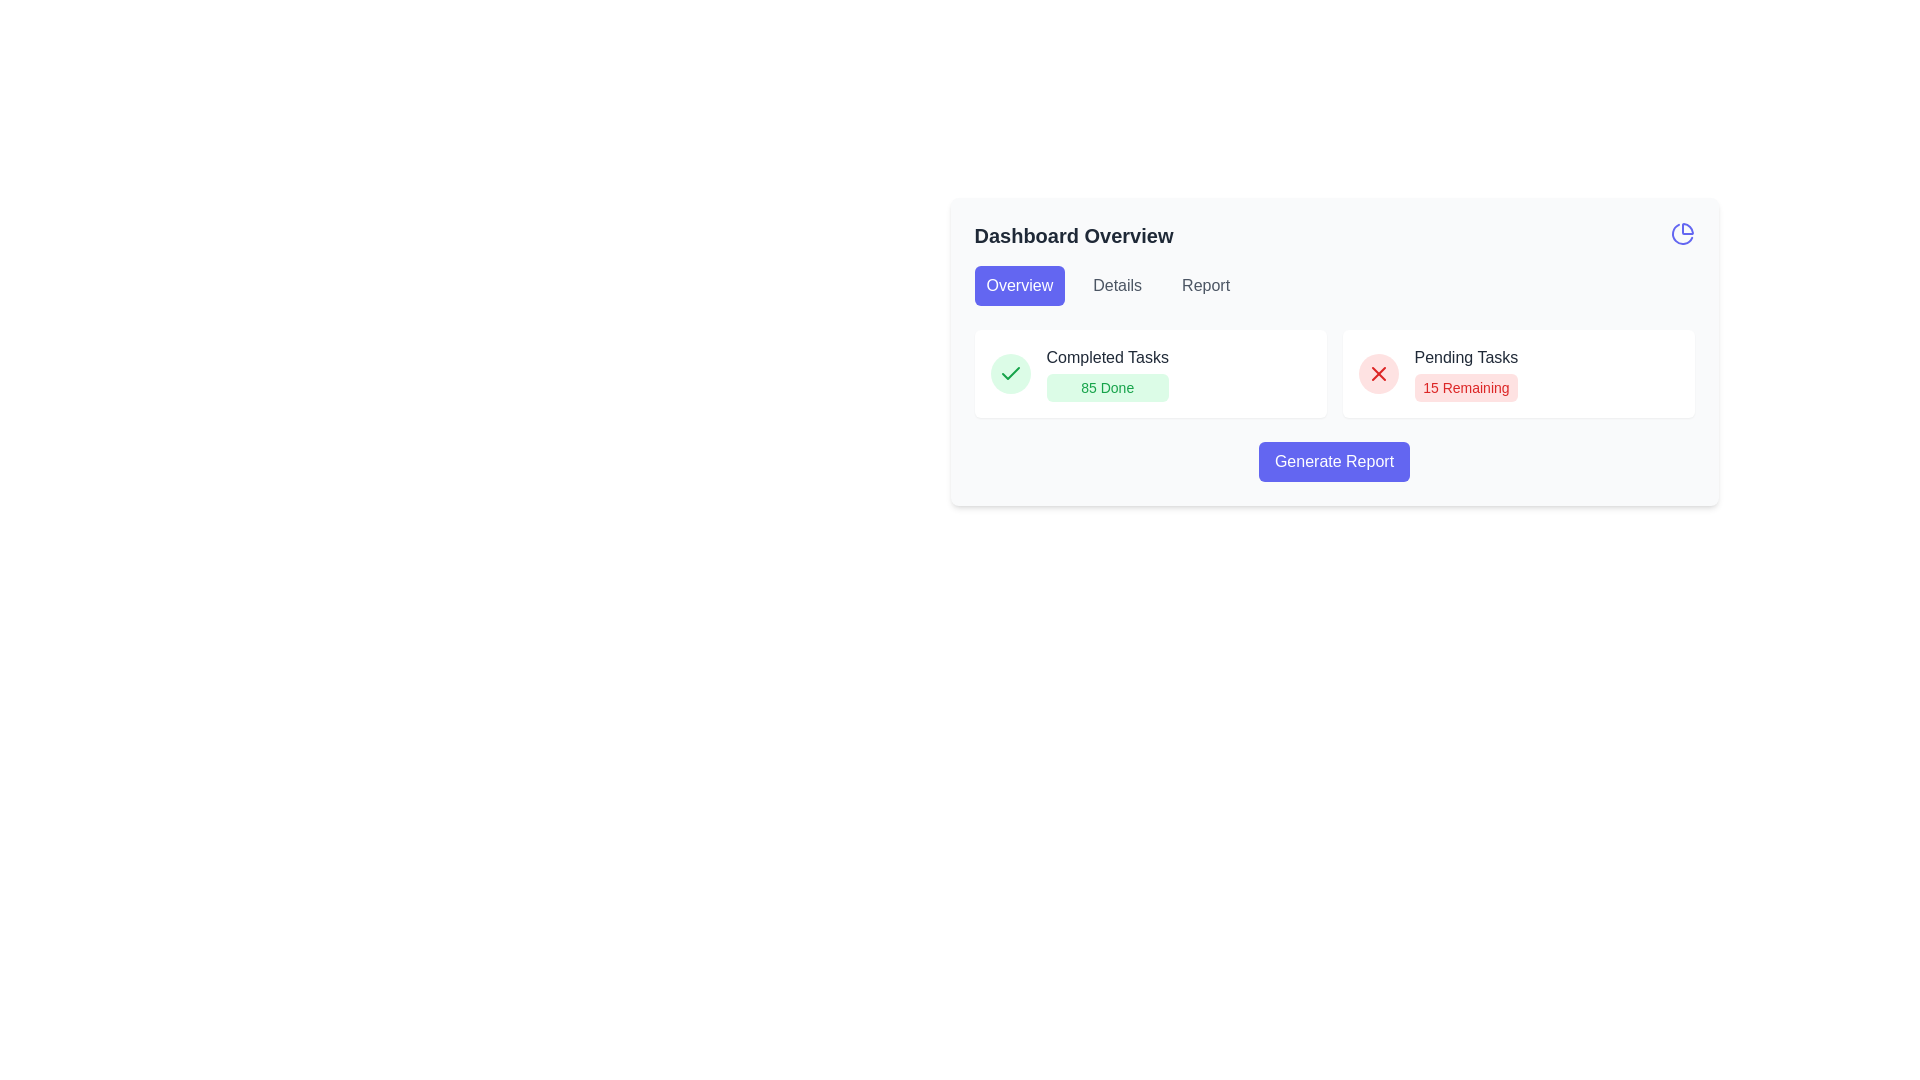 This screenshot has height=1080, width=1920. Describe the element at coordinates (1377, 374) in the screenshot. I see `the Icon button located to the left of the text 'Pending Tasks' and '15 Remaining'` at that location.